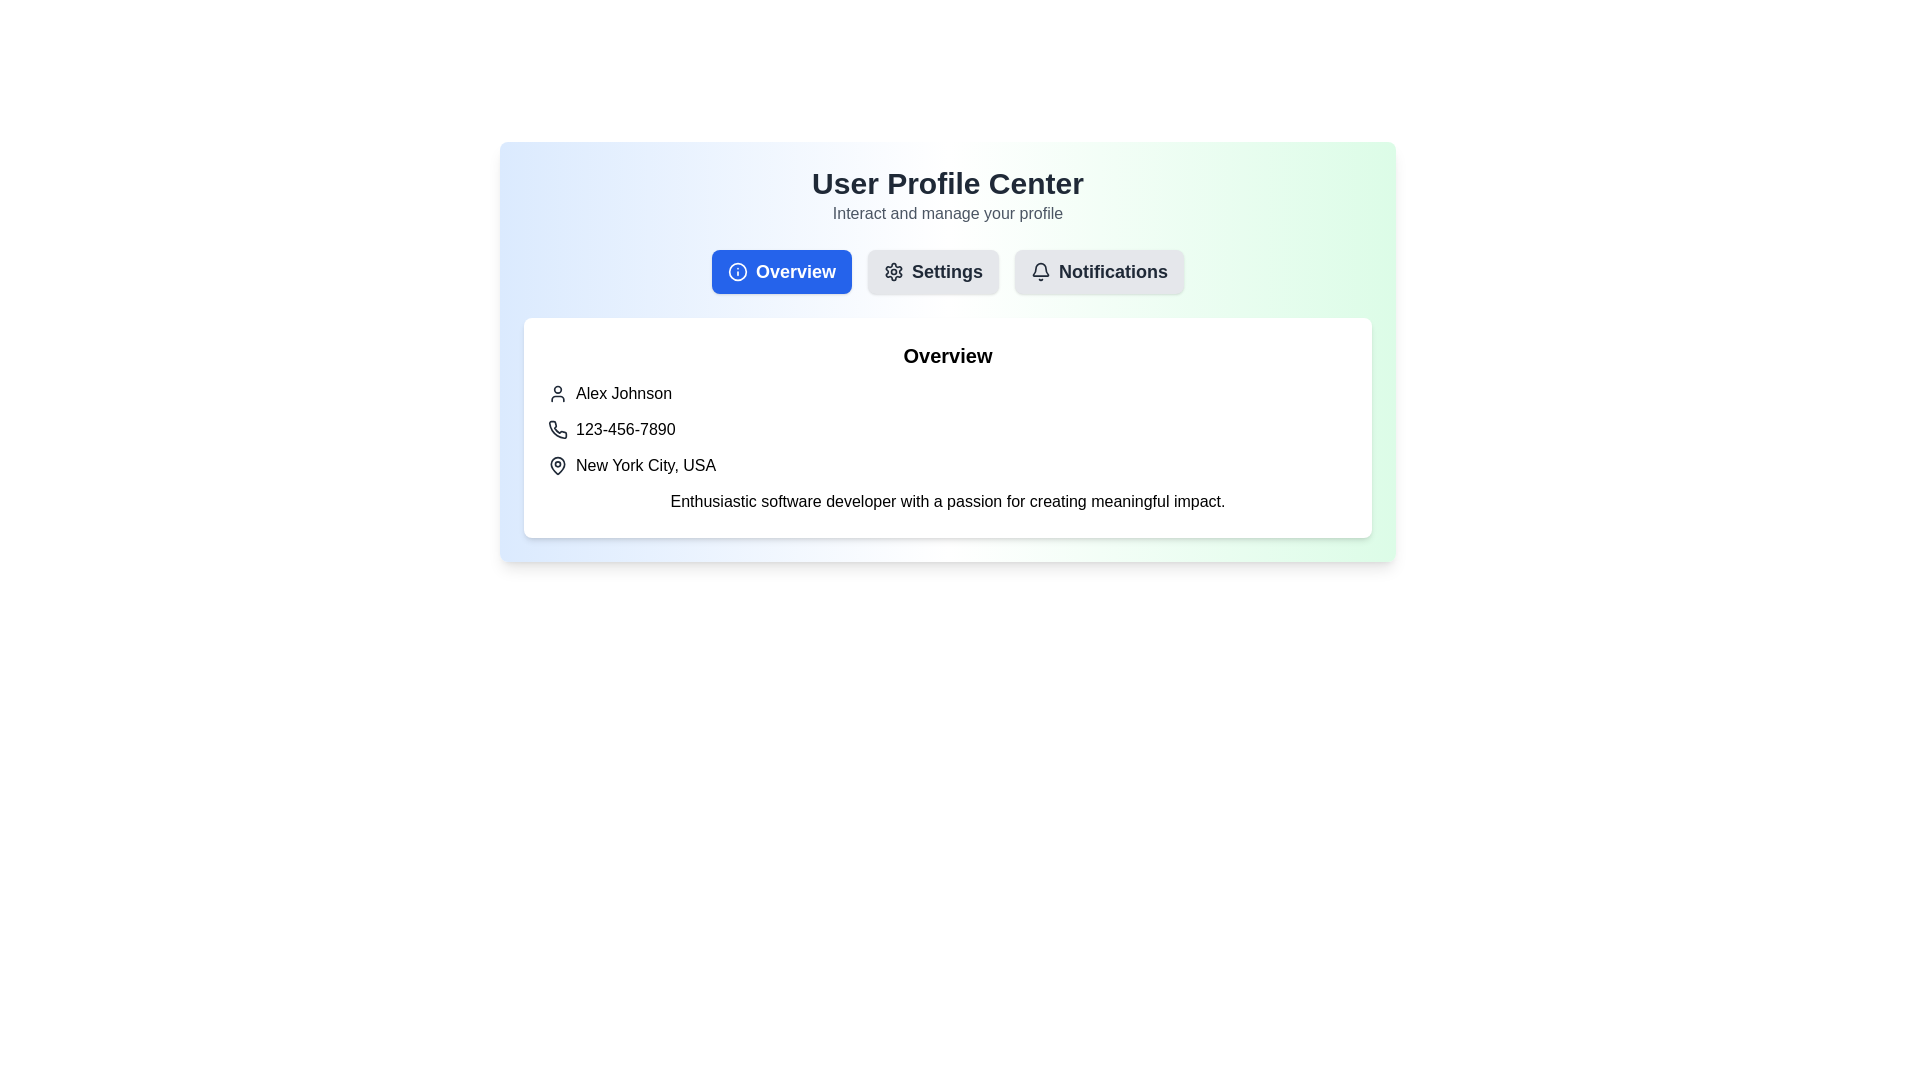  I want to click on the 'Overview' section header text label, which signifies the content below it belongs to the Overview section, so click(947, 354).